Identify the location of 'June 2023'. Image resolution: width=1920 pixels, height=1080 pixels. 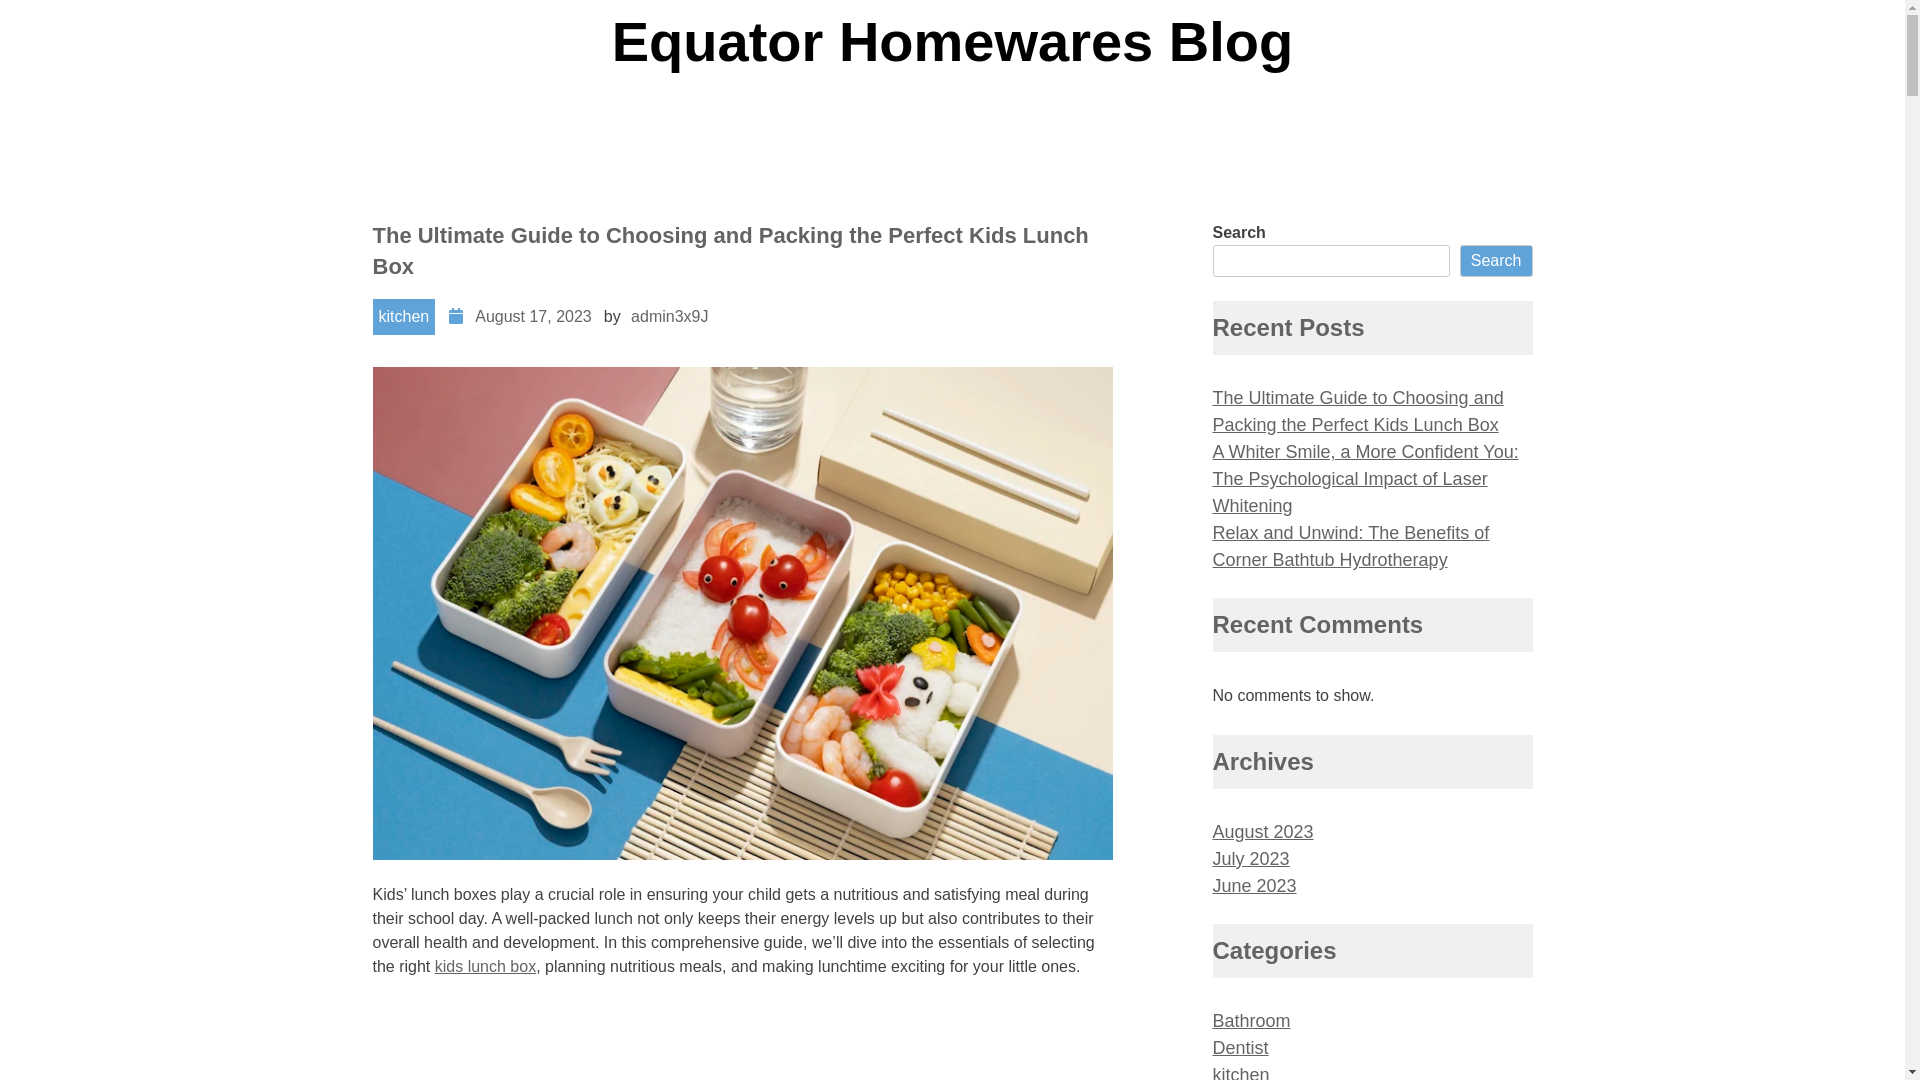
(1252, 885).